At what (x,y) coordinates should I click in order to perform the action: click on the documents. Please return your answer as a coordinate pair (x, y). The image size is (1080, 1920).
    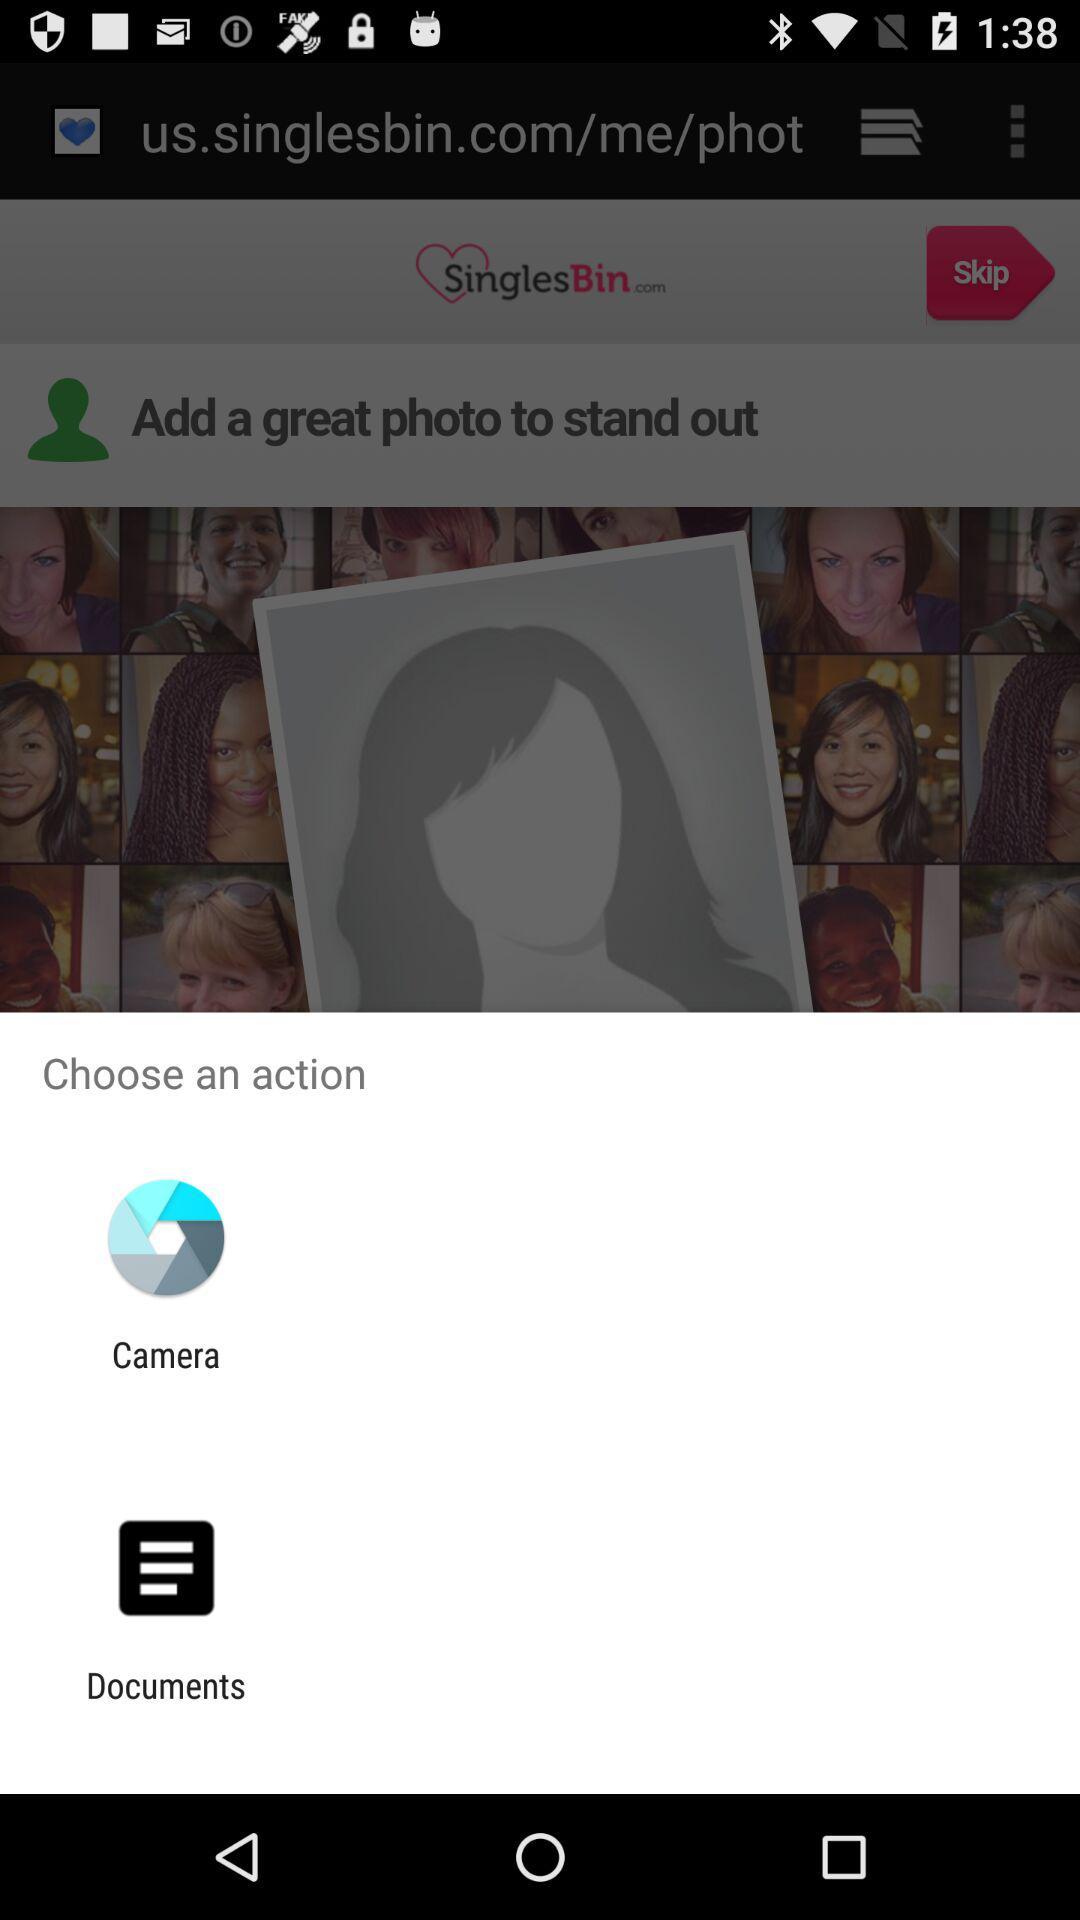
    Looking at the image, I should click on (165, 1705).